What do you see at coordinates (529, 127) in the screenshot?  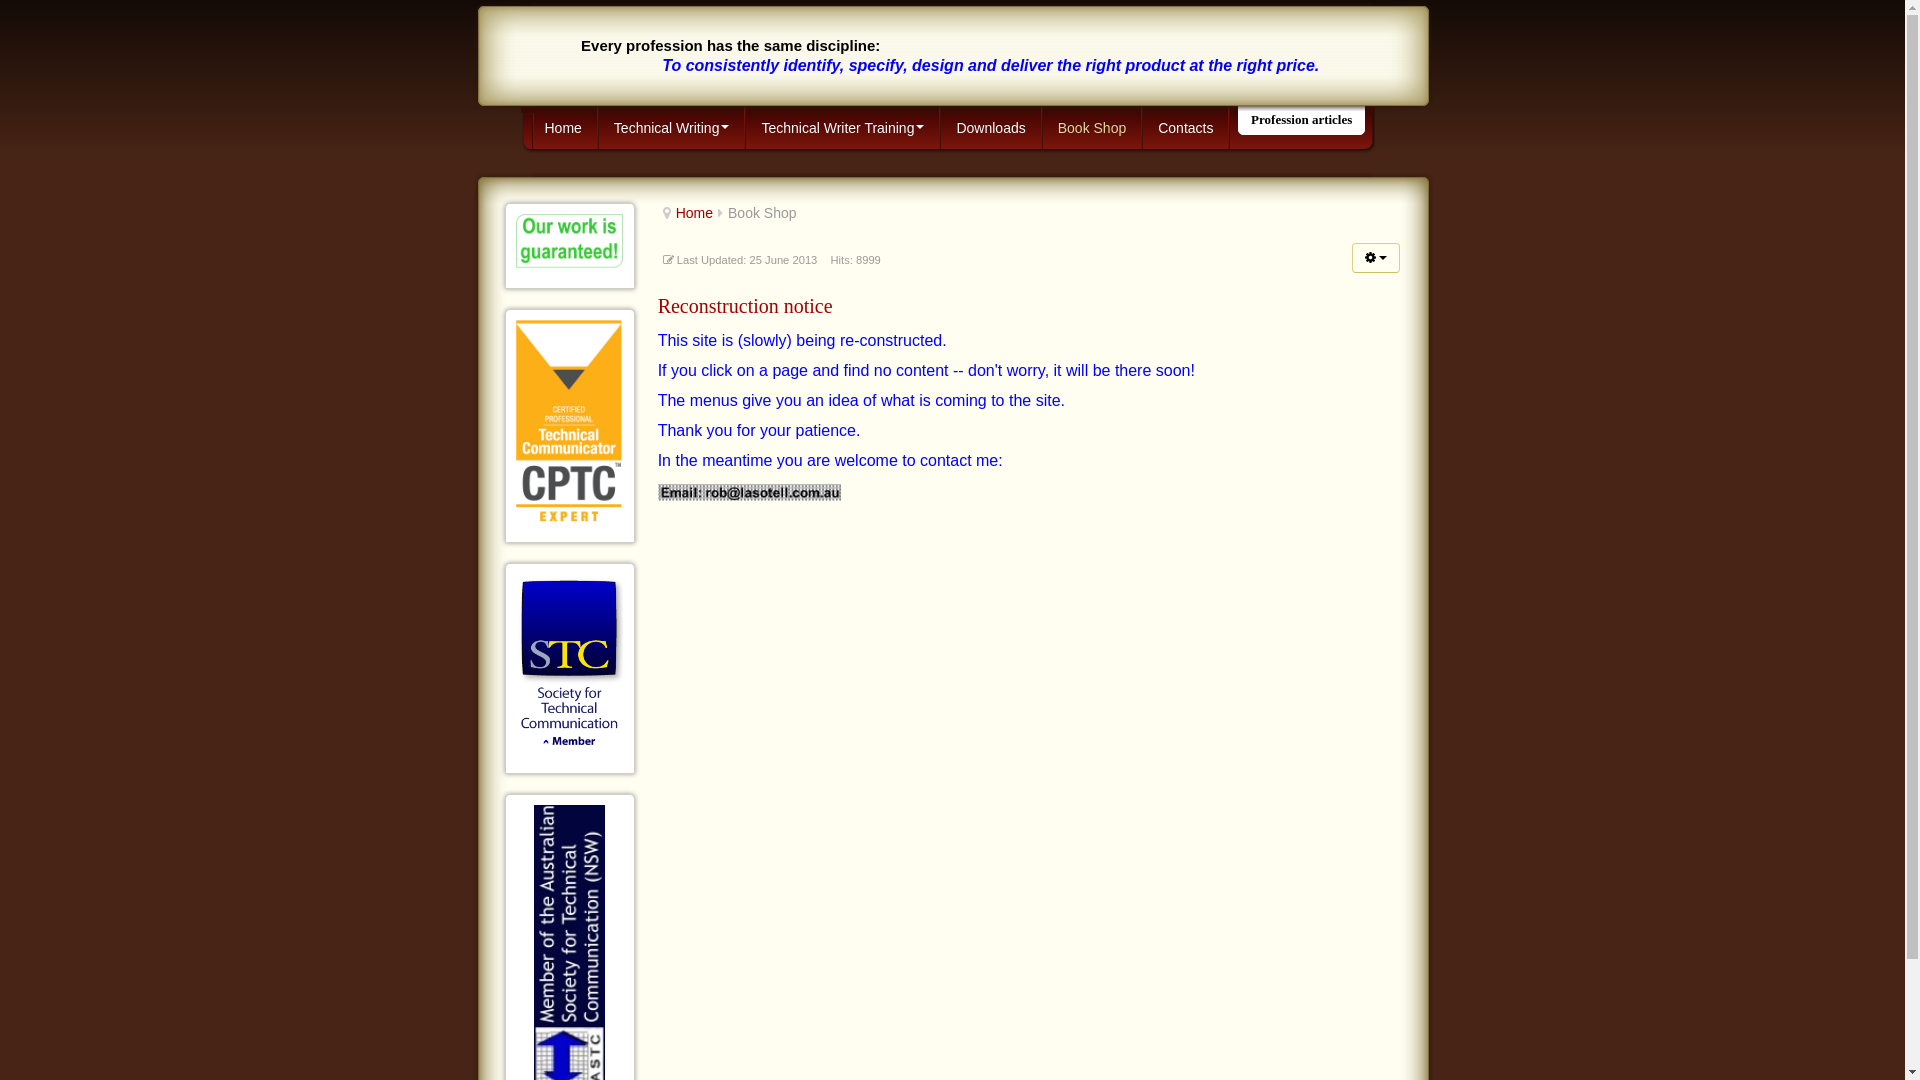 I see `'Home'` at bounding box center [529, 127].